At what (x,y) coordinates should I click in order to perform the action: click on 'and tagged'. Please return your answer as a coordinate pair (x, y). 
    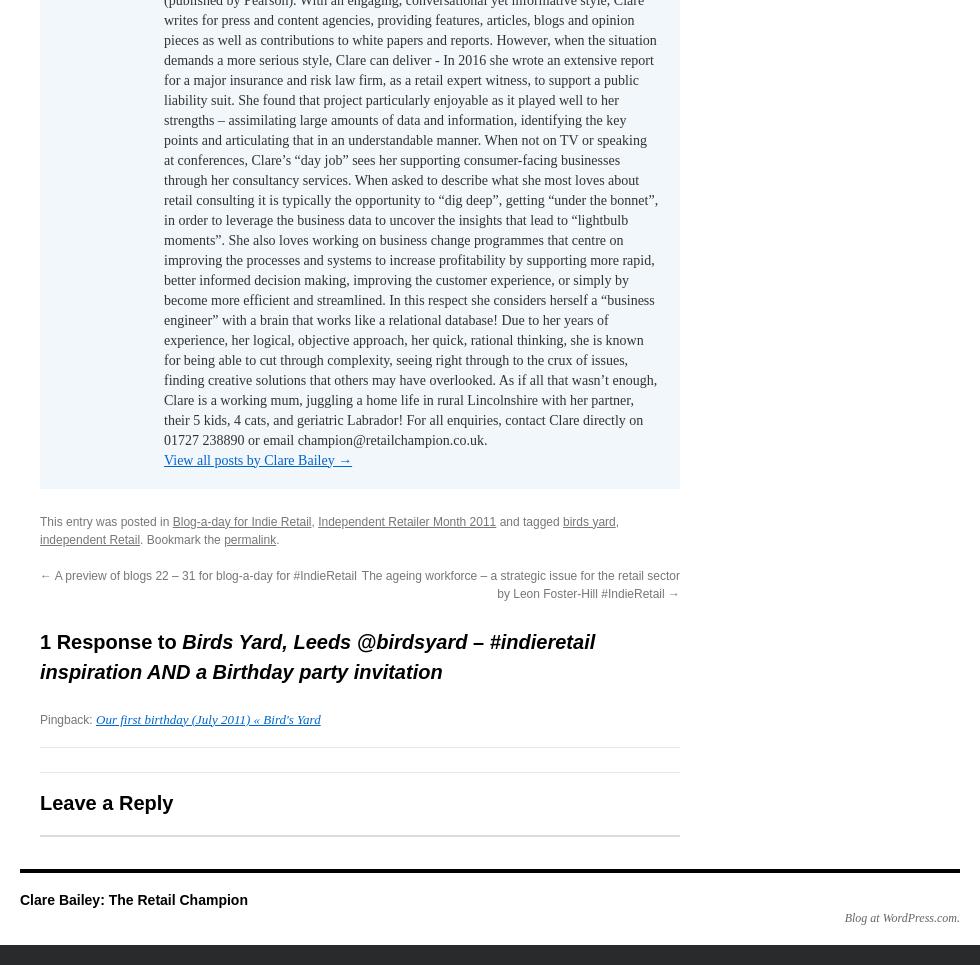
    Looking at the image, I should click on (529, 520).